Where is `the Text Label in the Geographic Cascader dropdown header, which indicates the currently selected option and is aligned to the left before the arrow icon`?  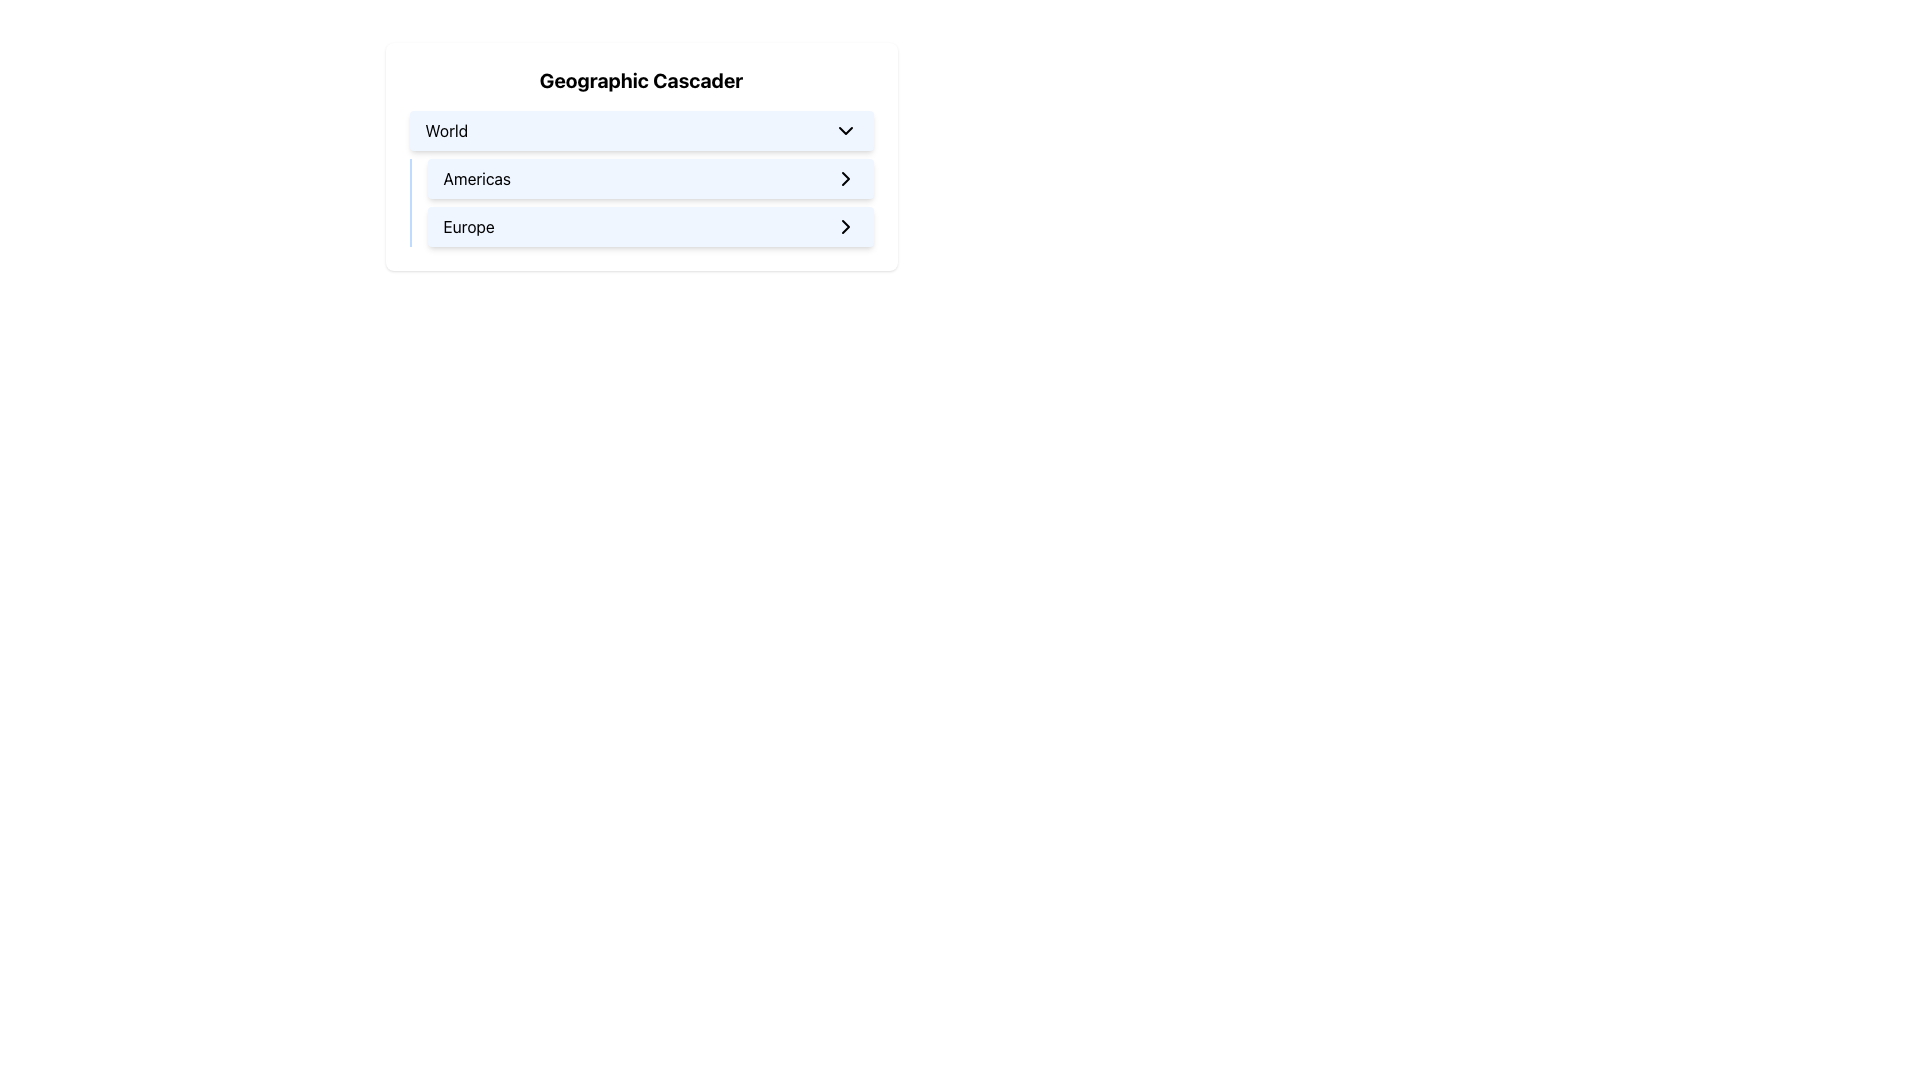
the Text Label in the Geographic Cascader dropdown header, which indicates the currently selected option and is aligned to the left before the arrow icon is located at coordinates (445, 131).